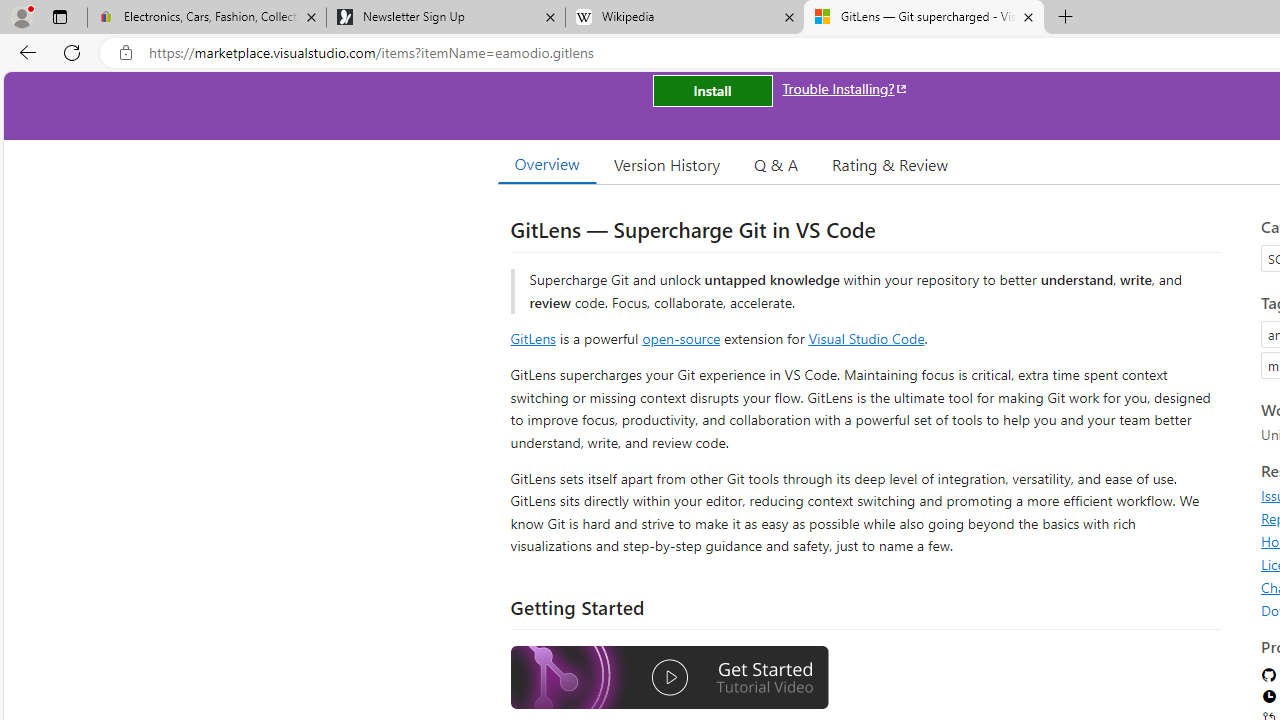  I want to click on 'Tab actions menu', so click(59, 16).